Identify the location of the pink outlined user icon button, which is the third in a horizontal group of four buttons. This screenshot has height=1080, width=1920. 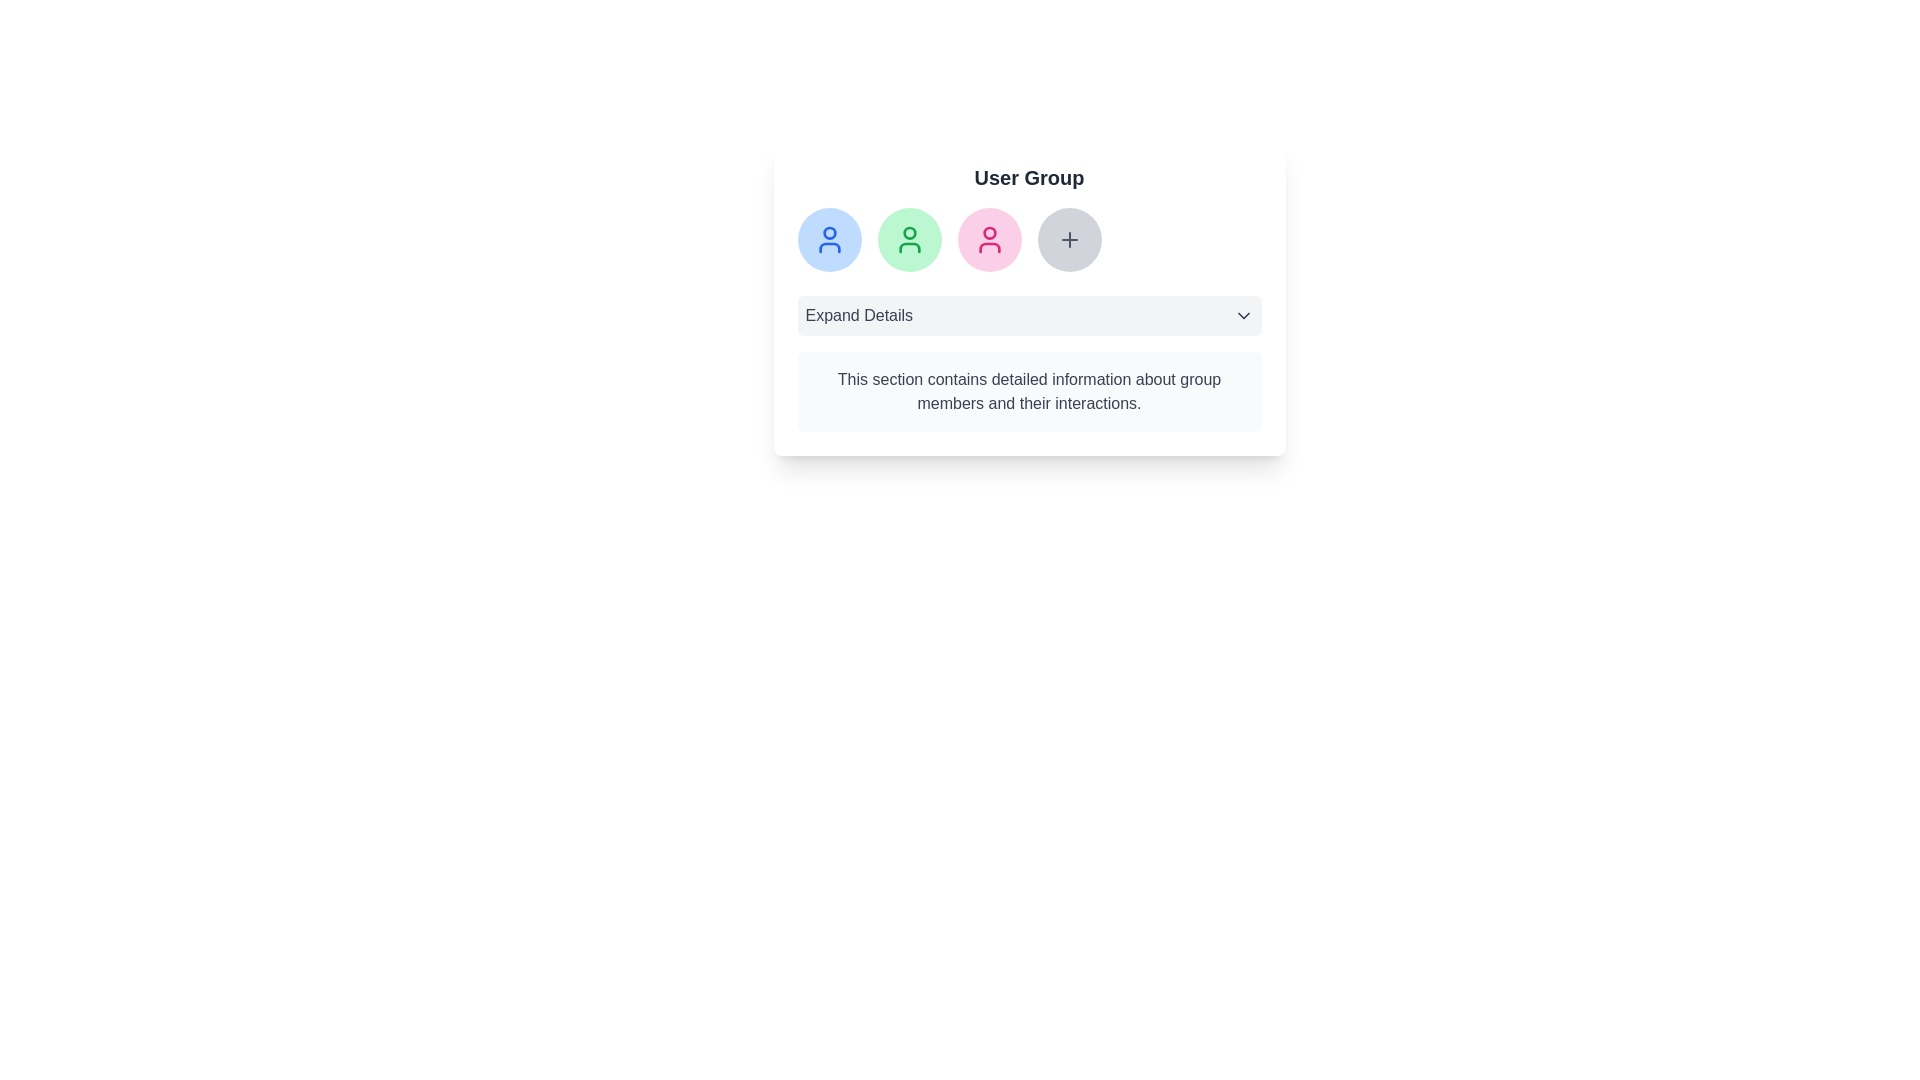
(989, 238).